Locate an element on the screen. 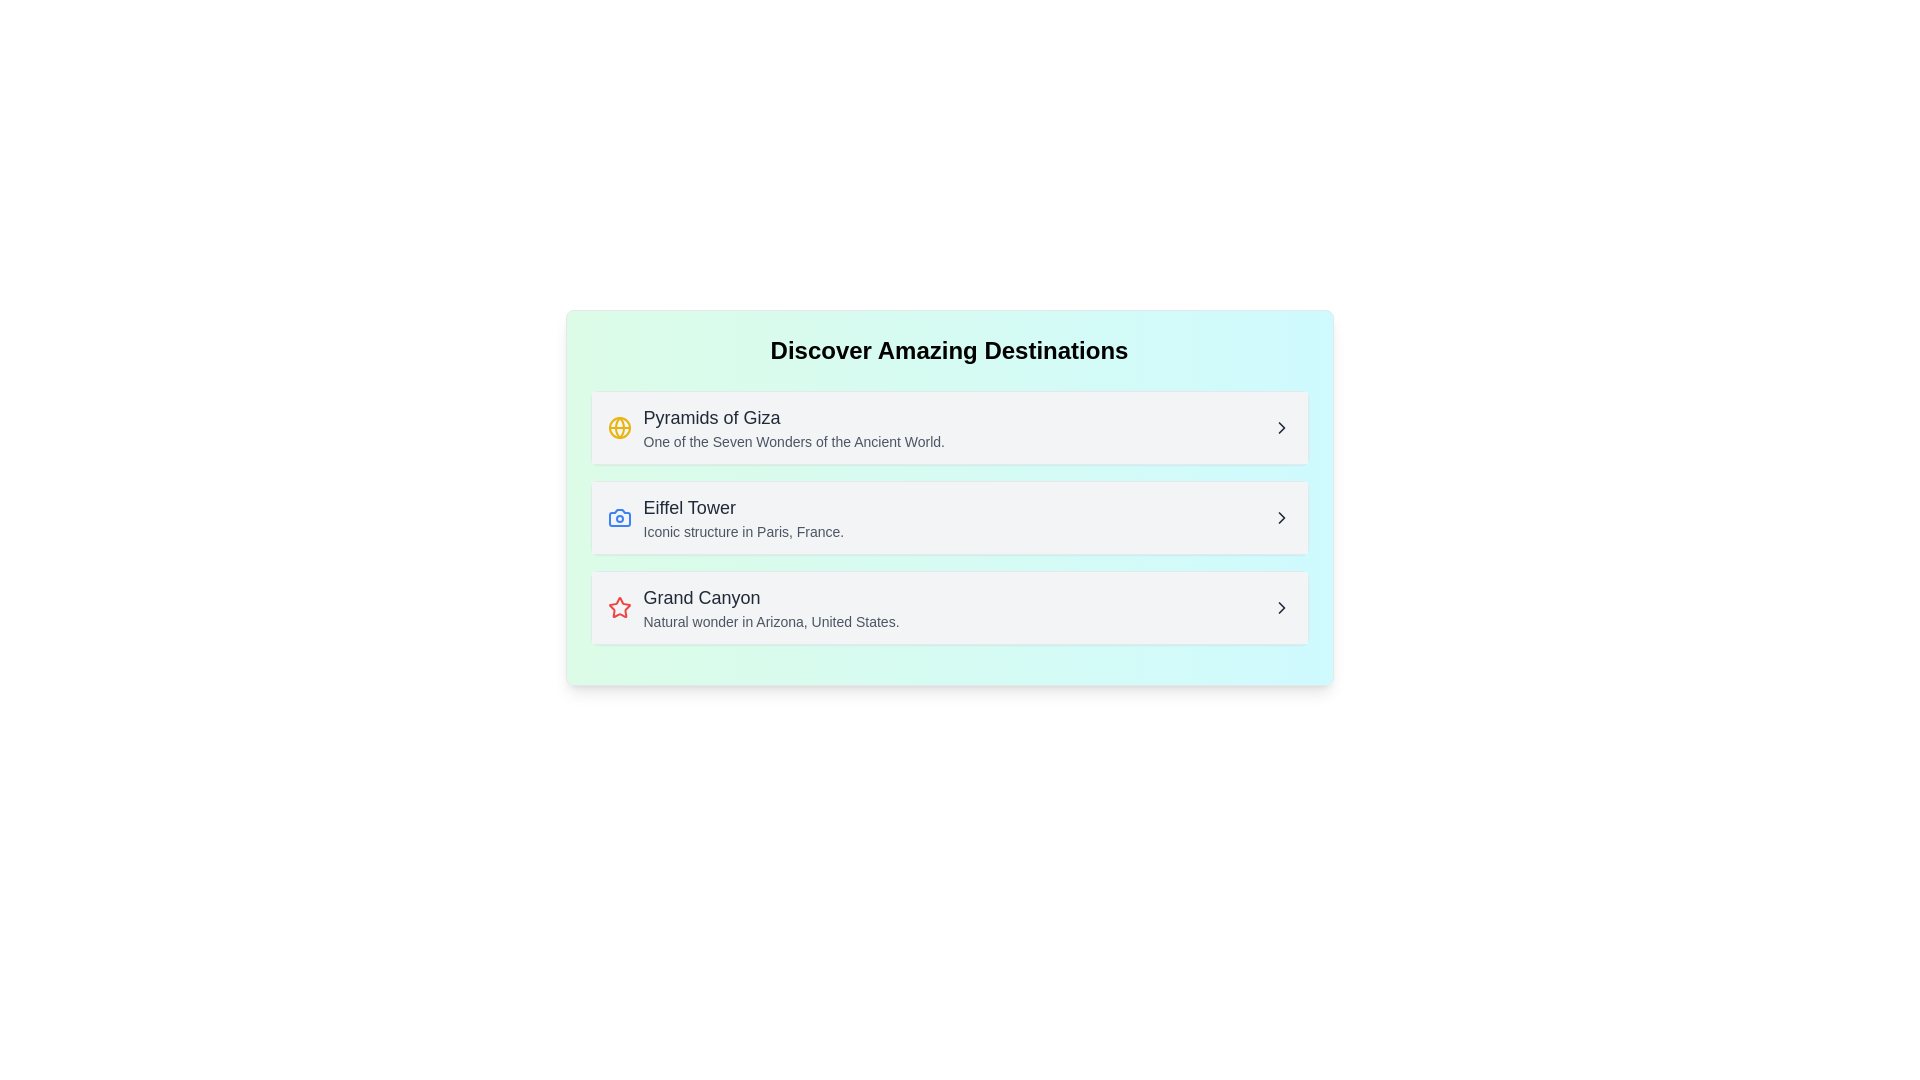  the text label displaying 'Natural wonder in Arizona, United States.', which is located beneath the title 'Grand Canyon' in the third list item of a collection of destinations is located at coordinates (770, 620).